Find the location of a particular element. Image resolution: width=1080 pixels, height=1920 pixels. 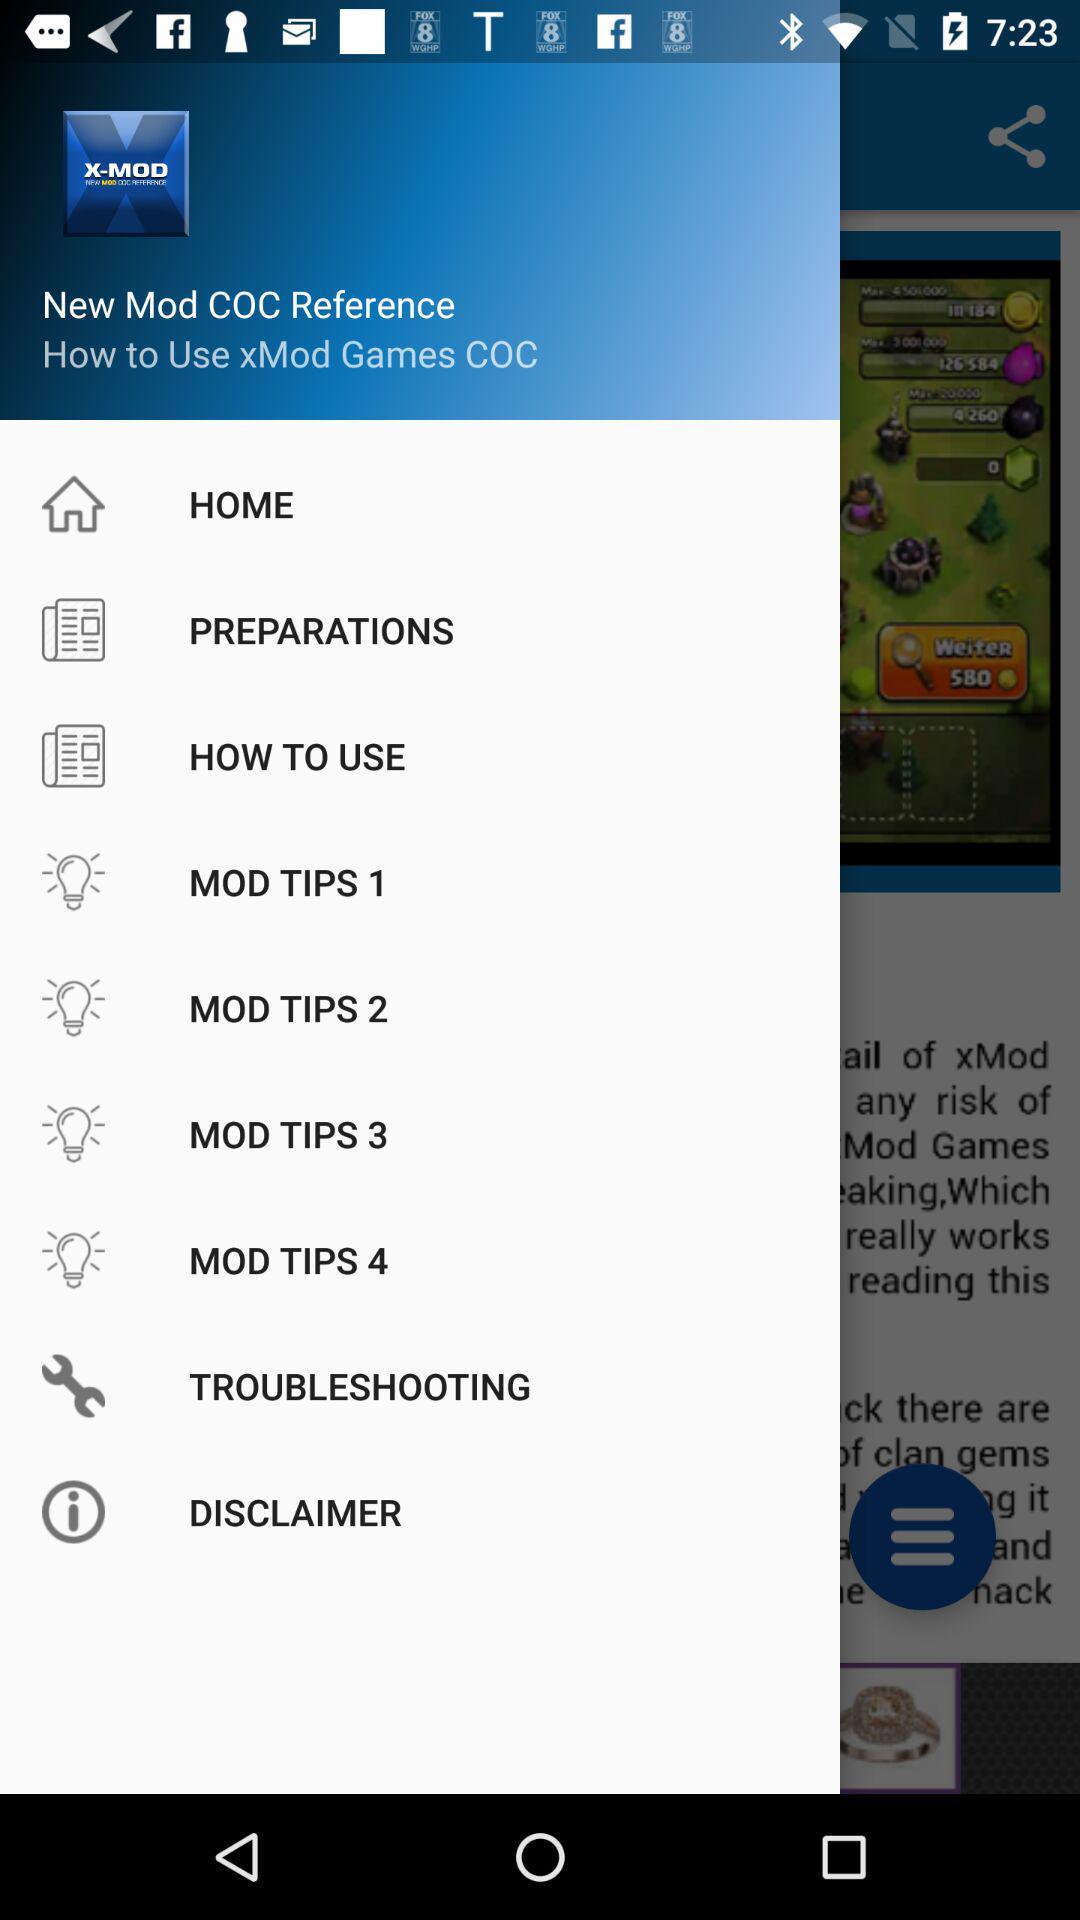

the menu icon is located at coordinates (922, 1535).